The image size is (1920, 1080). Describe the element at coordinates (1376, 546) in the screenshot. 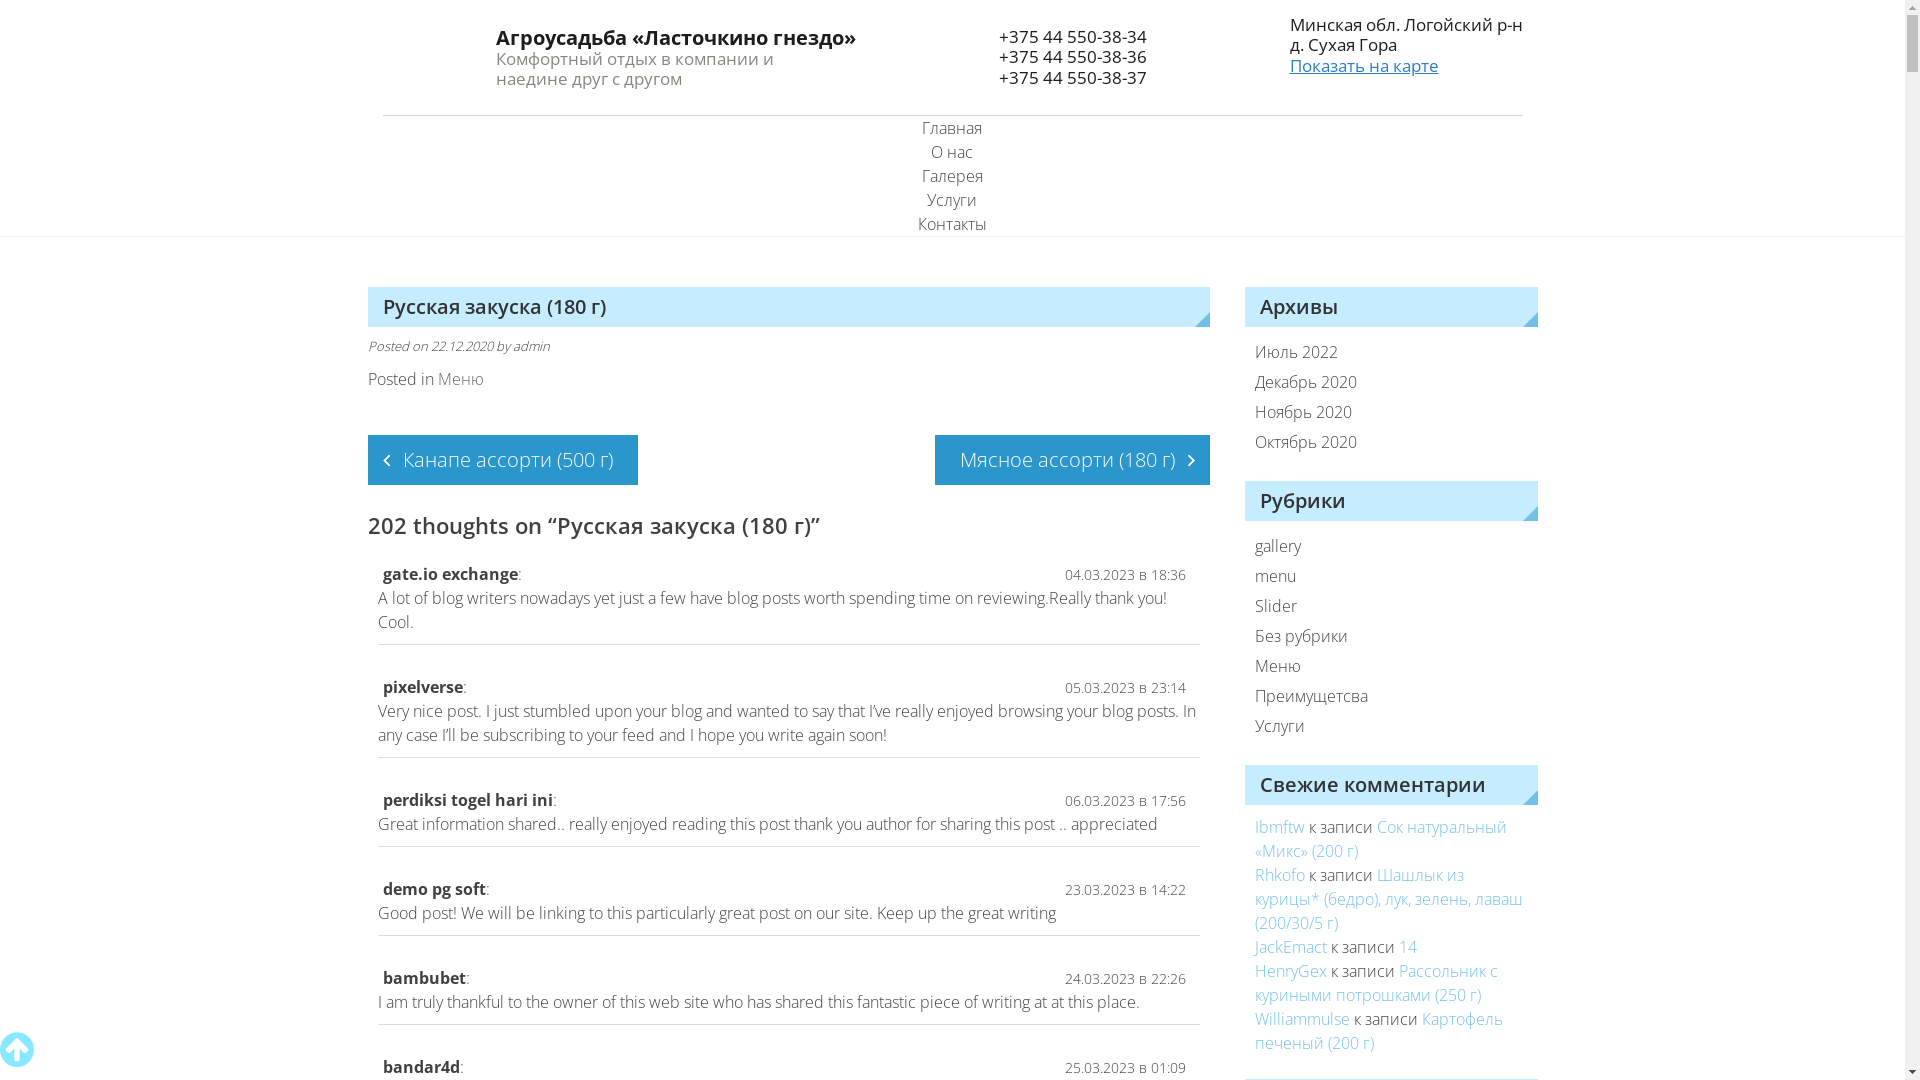

I see `'gallery'` at that location.